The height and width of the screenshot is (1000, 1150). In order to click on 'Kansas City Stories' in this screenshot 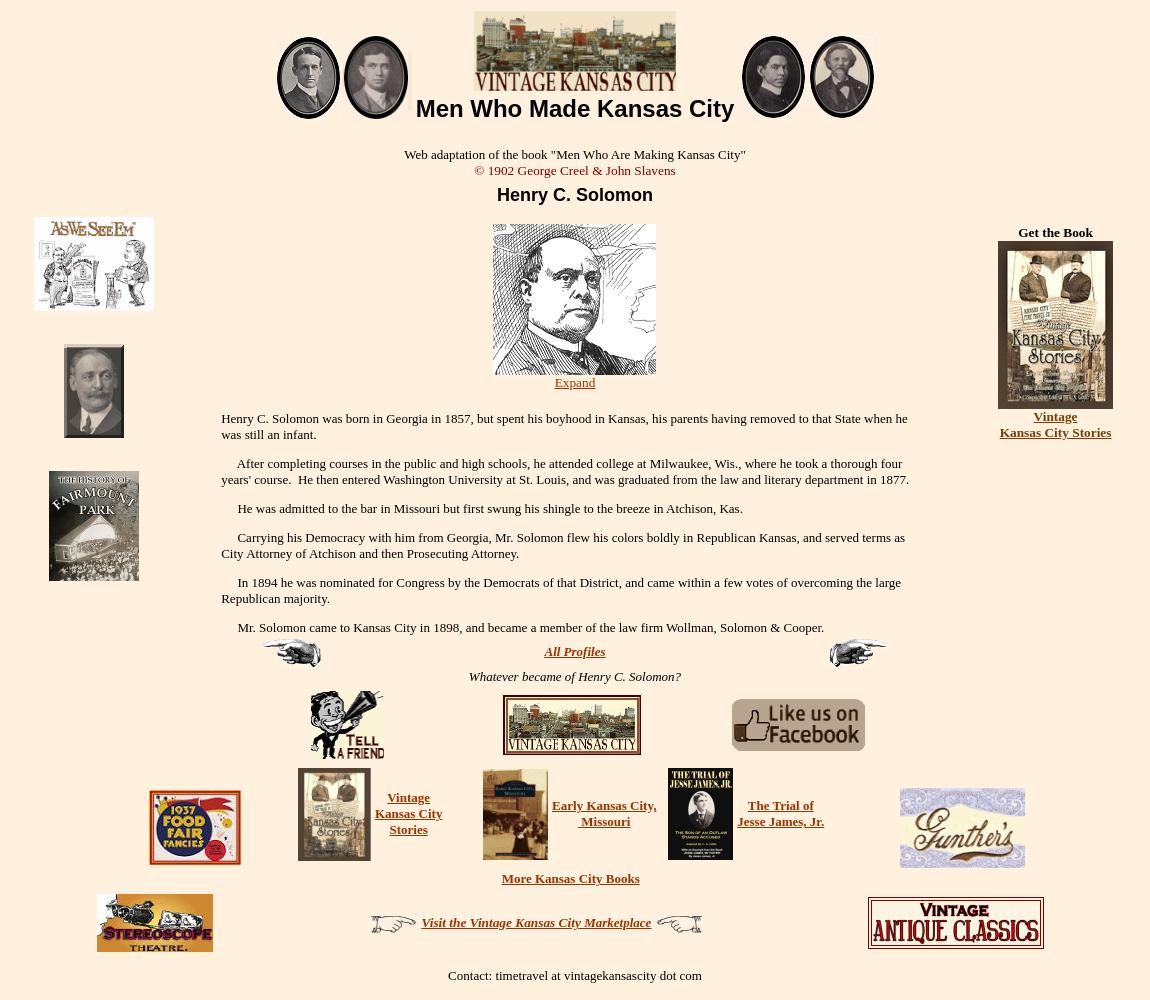, I will do `click(1055, 431)`.